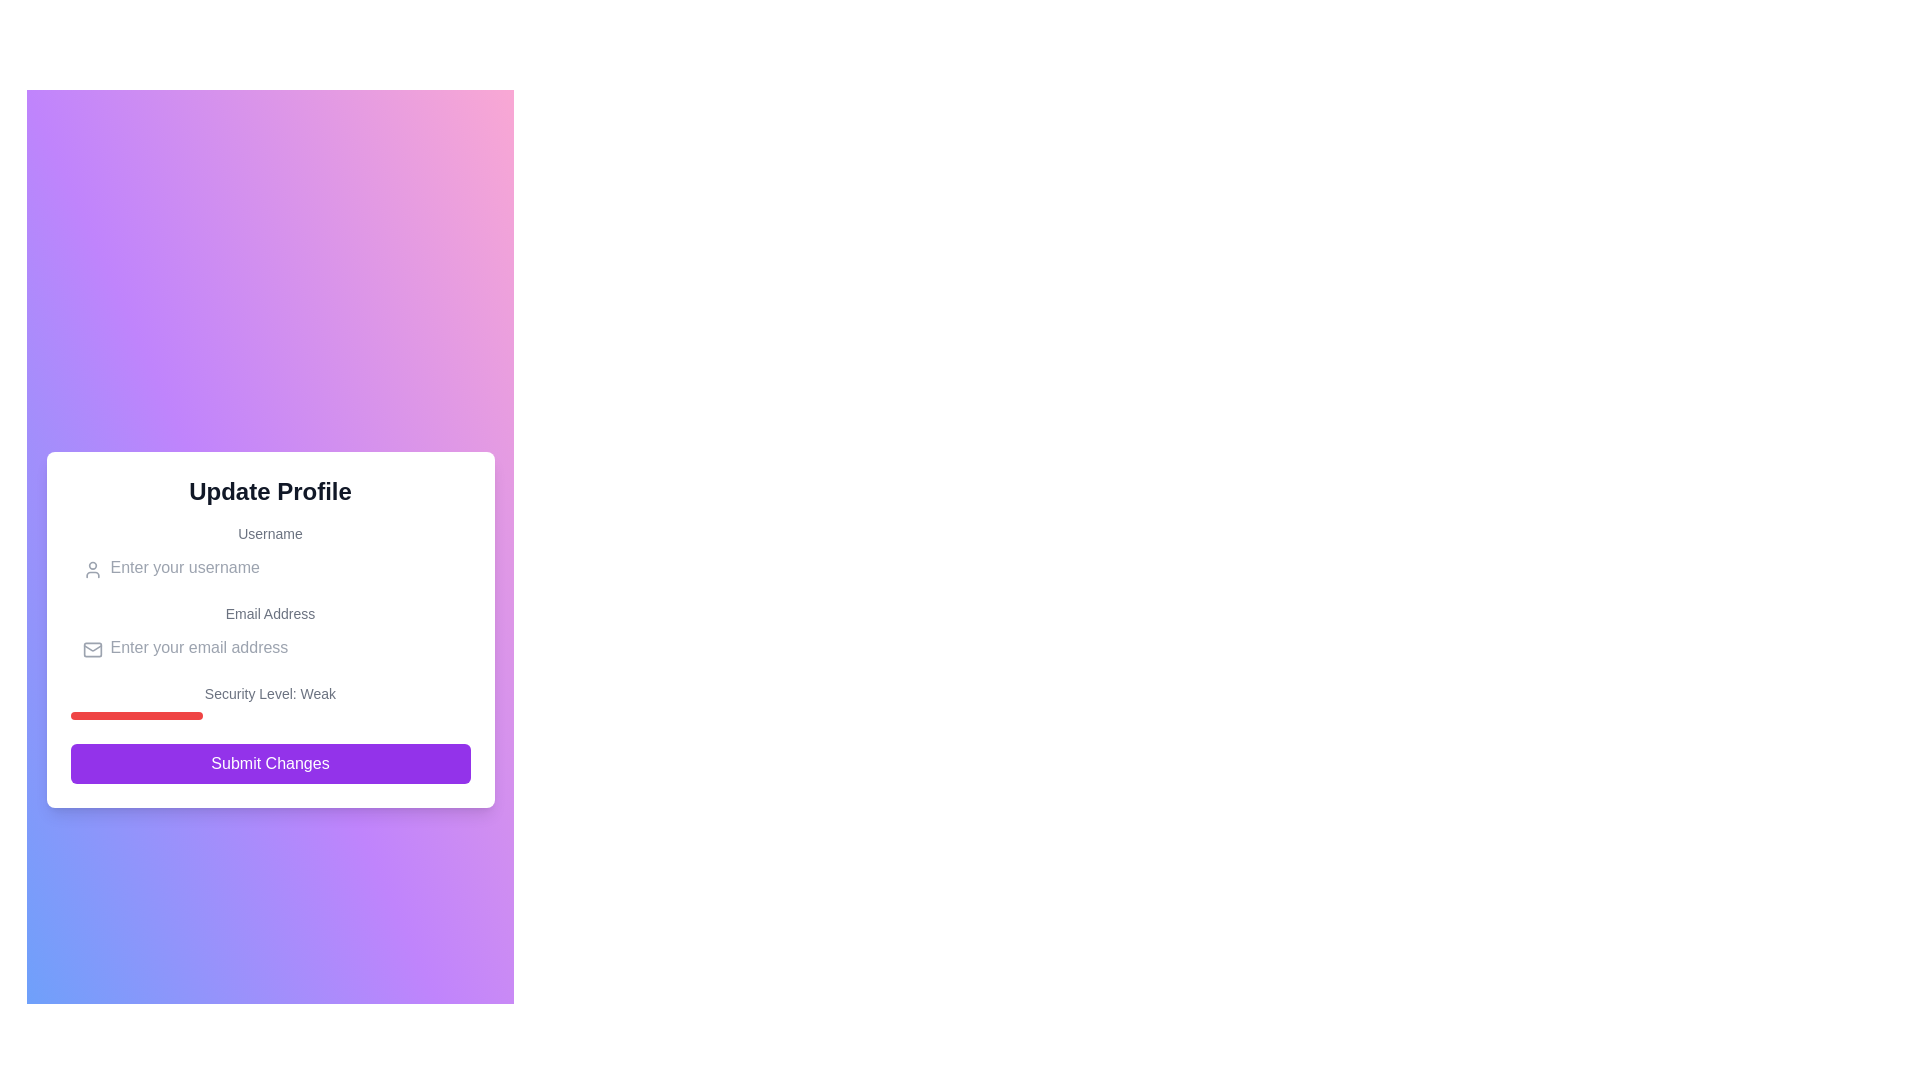 The image size is (1920, 1080). Describe the element at coordinates (269, 763) in the screenshot. I see `the submit button for the profile update form located at the bottom of the card, below the 'Security Level: Weak' label` at that location.